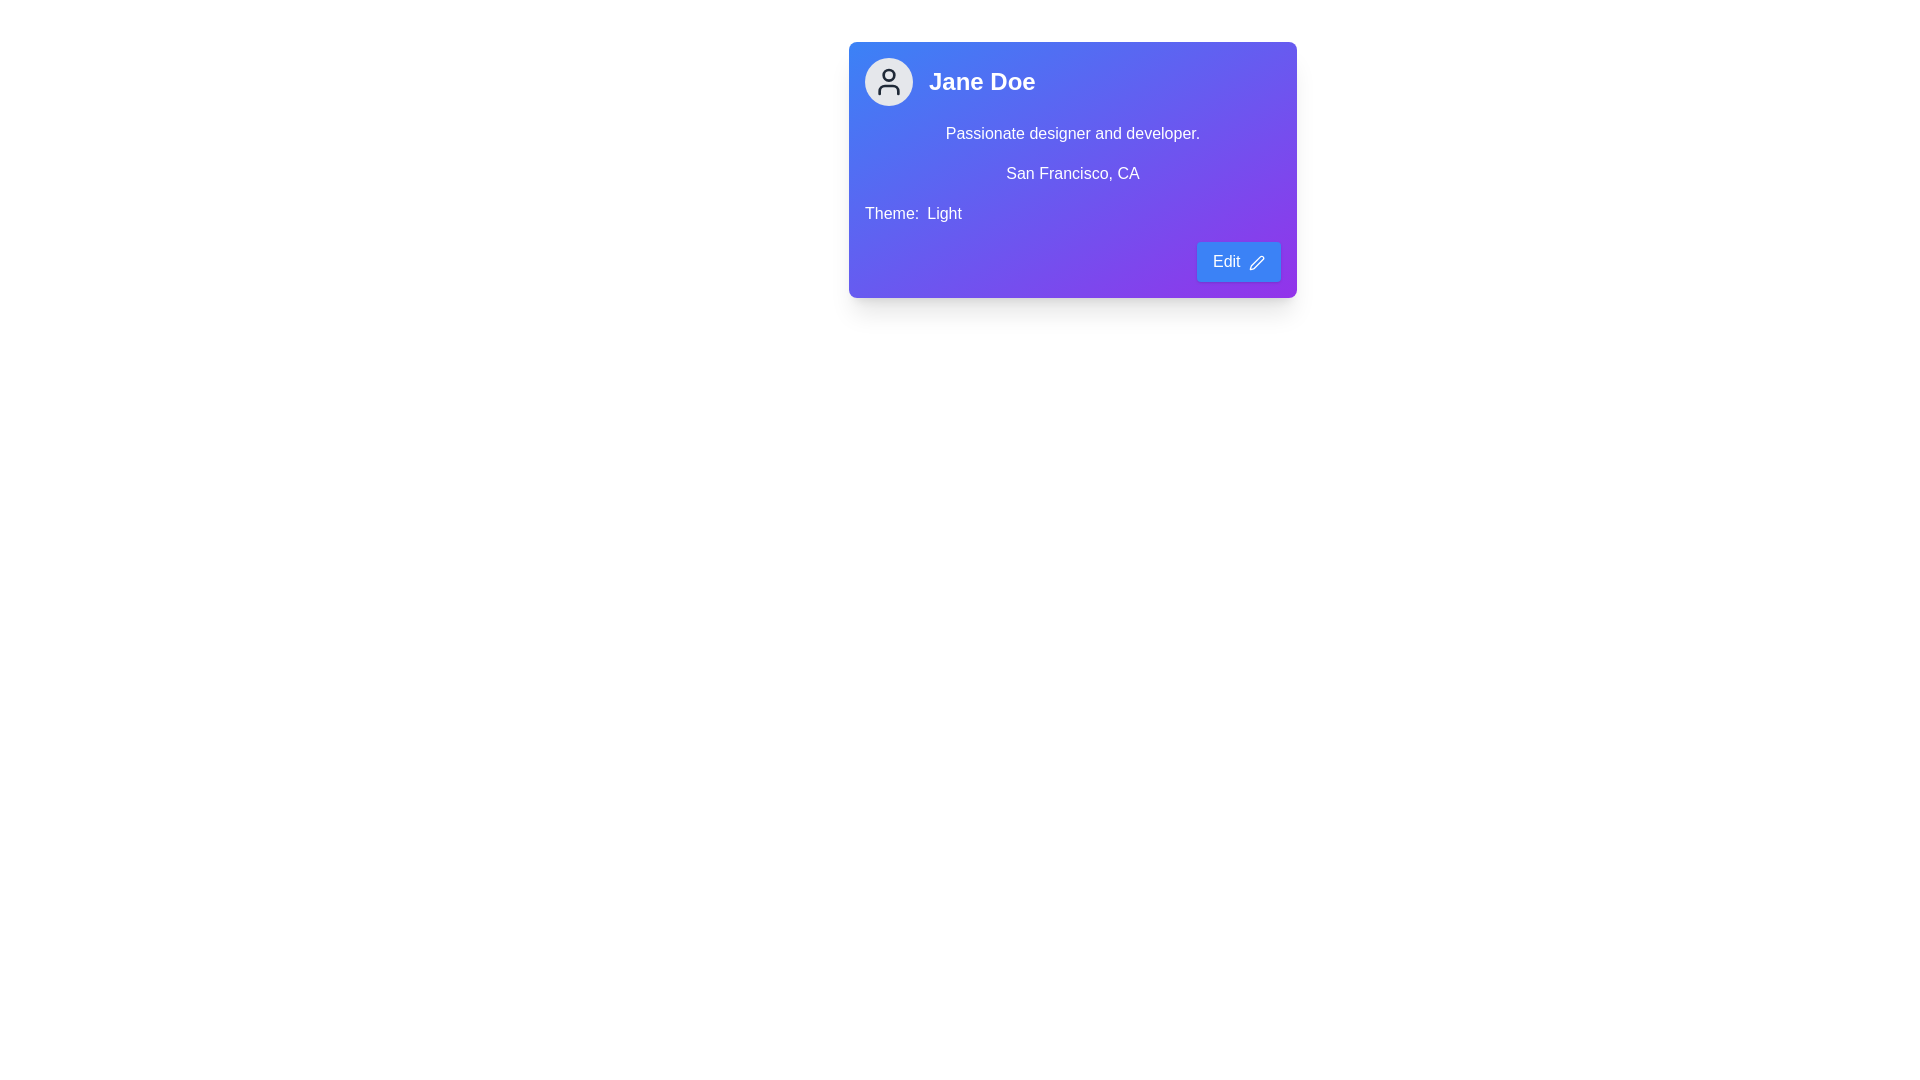 Image resolution: width=1920 pixels, height=1080 pixels. What do you see at coordinates (1237, 261) in the screenshot?
I see `the 'Edit' button located at the bottom-right corner of the card interface, directly below the descriptive text about 'Jane Doe'` at bounding box center [1237, 261].